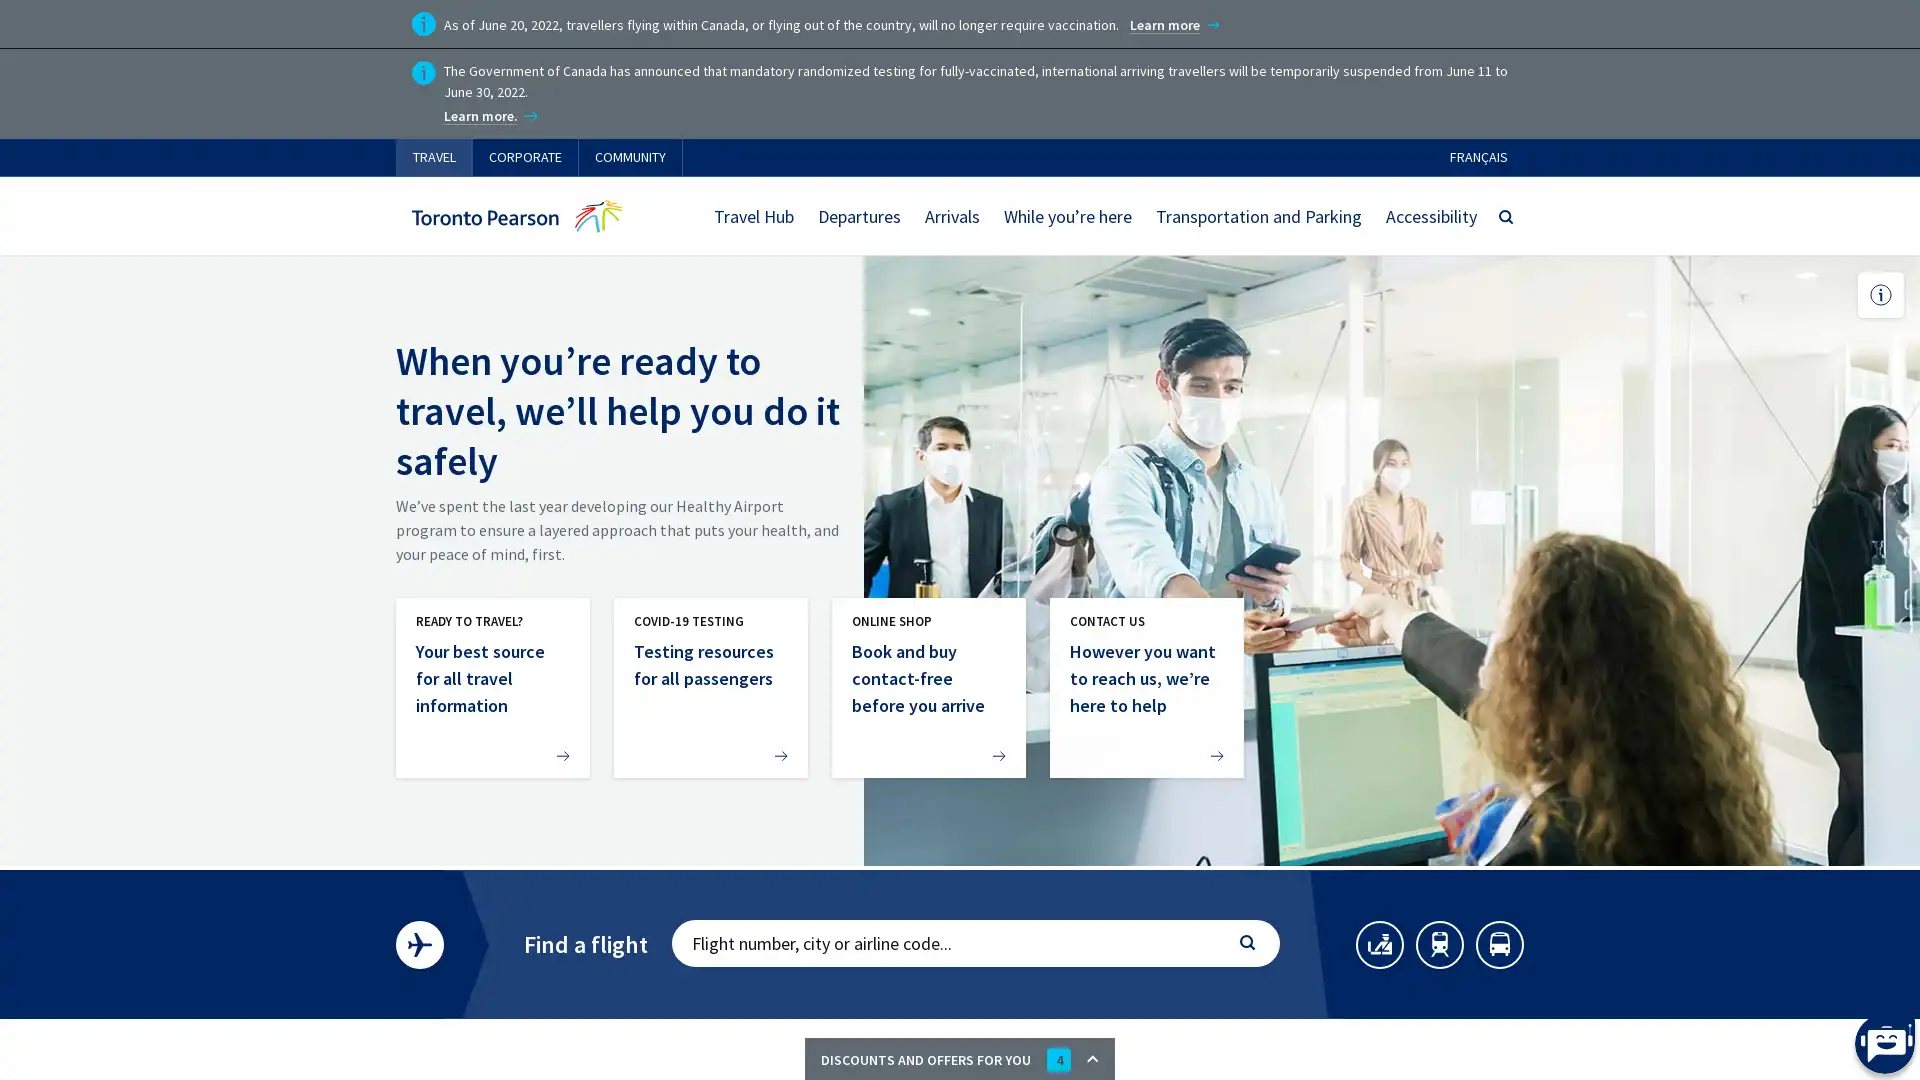 This screenshot has height=1080, width=1920. Describe the element at coordinates (1499, 944) in the screenshot. I see `BUSES` at that location.